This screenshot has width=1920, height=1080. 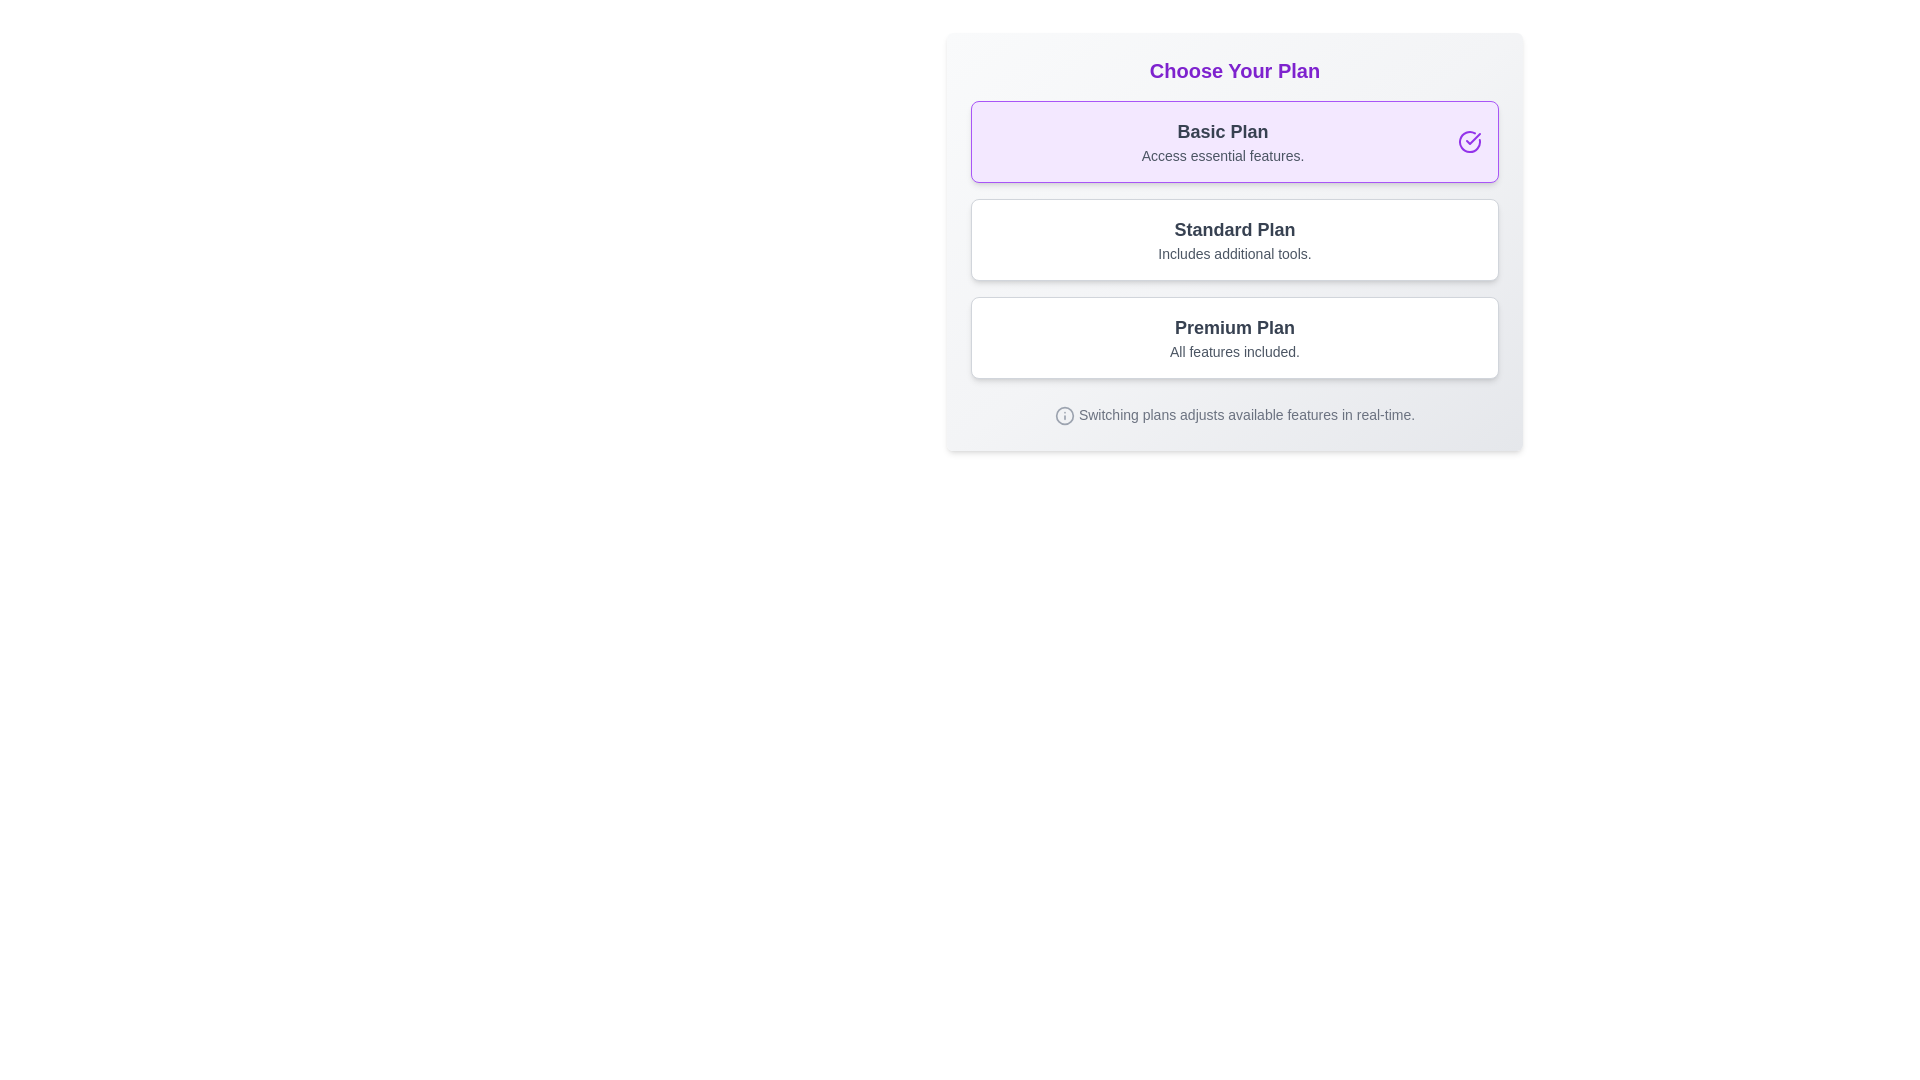 I want to click on the 'Basic Plan' selectable option card located at the top-center of the page for navigation, so click(x=1233, y=141).